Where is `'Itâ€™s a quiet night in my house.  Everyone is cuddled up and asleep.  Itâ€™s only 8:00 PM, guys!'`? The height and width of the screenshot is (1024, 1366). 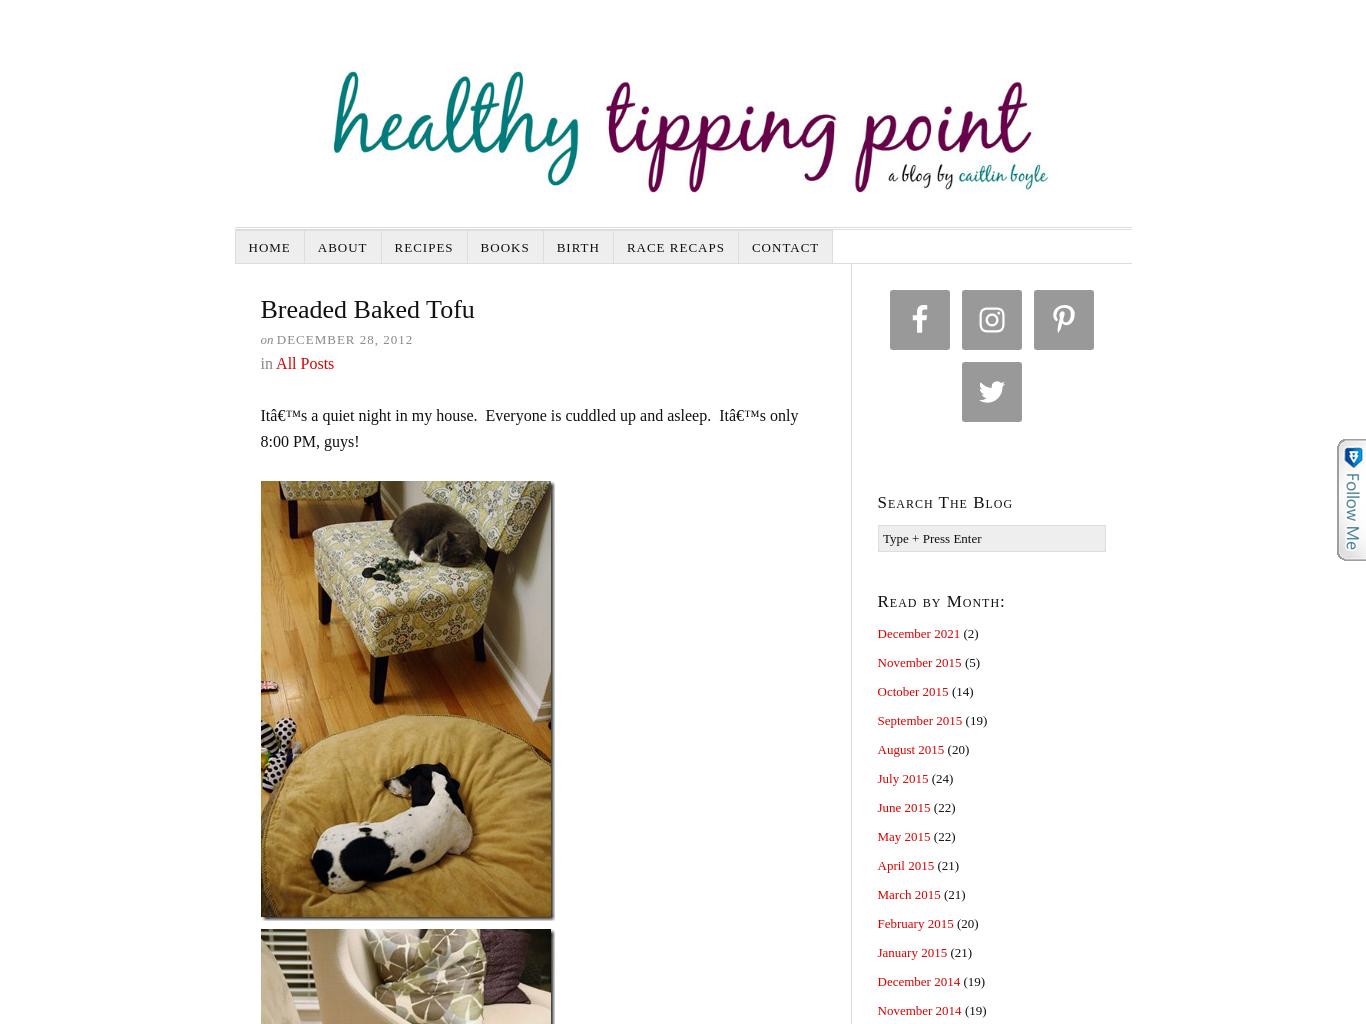
'Itâ€™s a quiet night in my house.  Everyone is cuddled up and asleep.  Itâ€™s only 8:00 PM, guys!' is located at coordinates (529, 428).